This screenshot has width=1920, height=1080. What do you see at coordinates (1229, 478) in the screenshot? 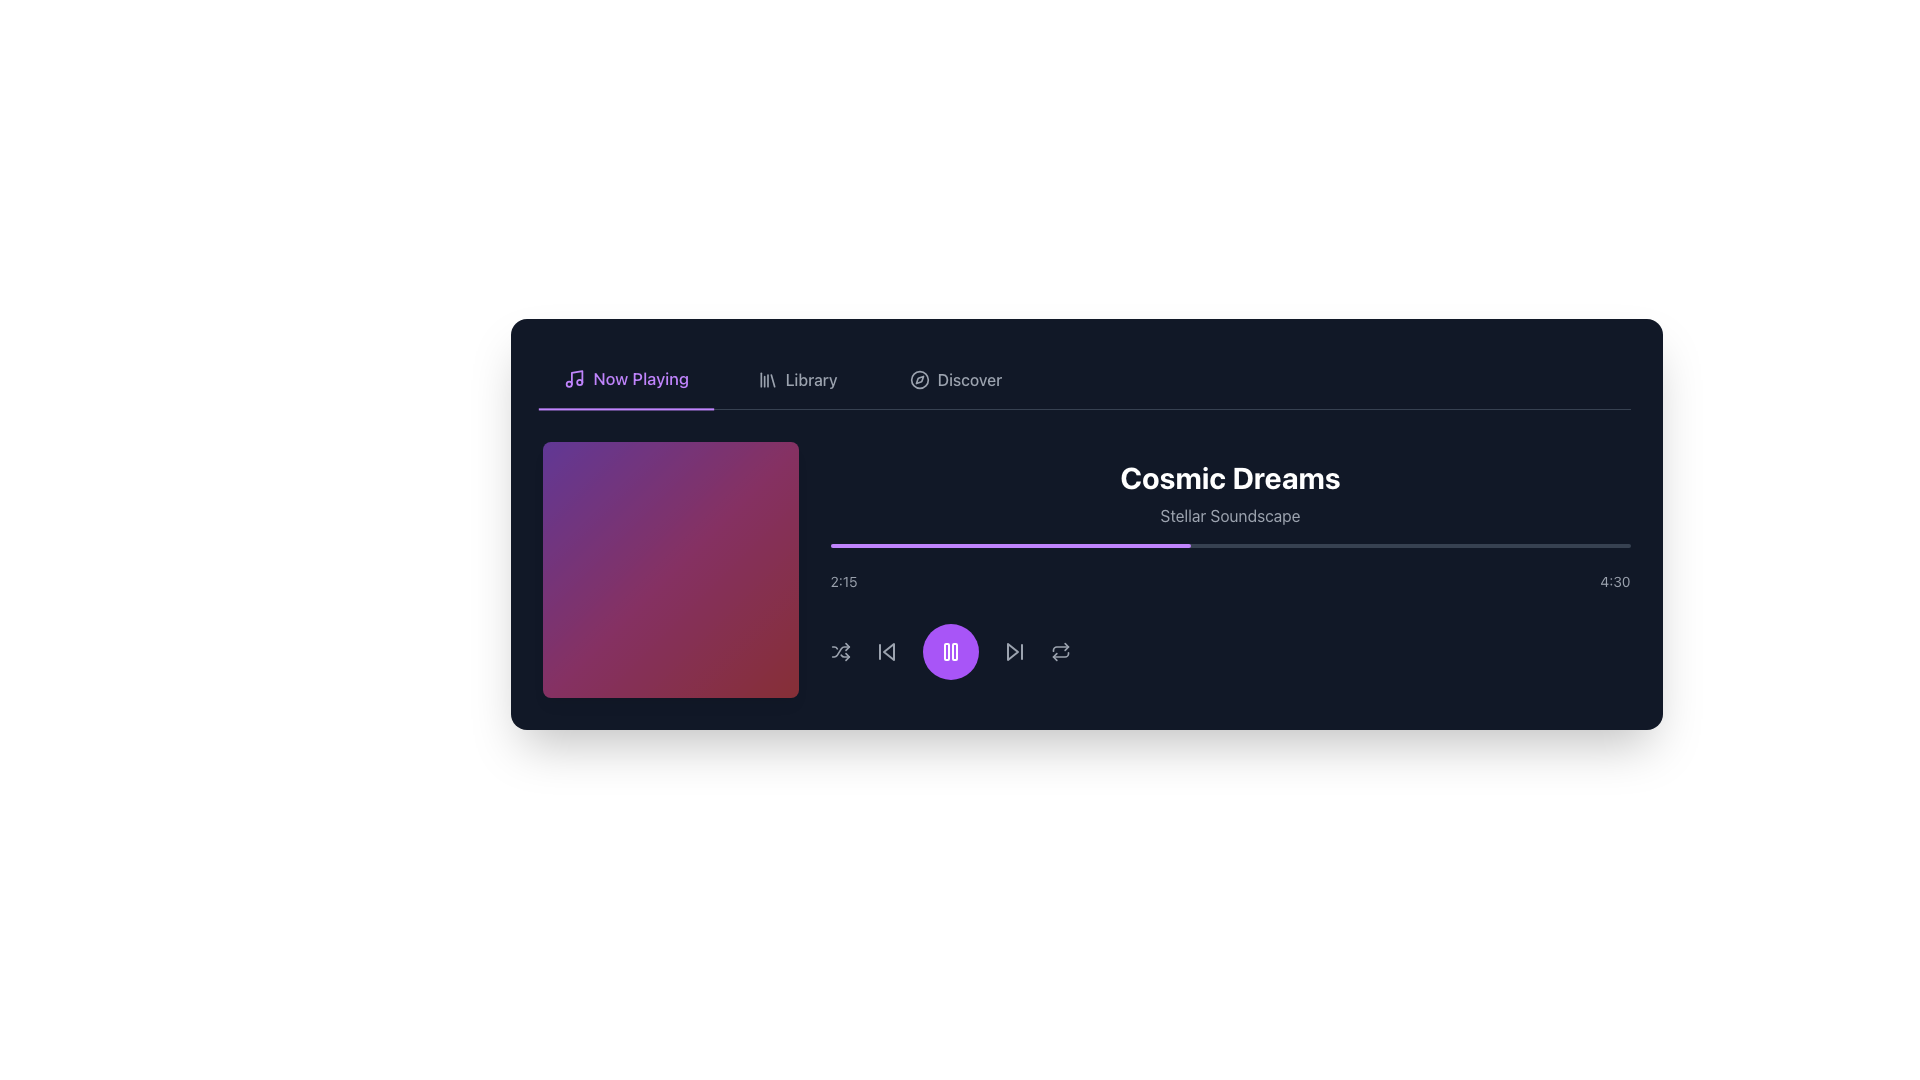
I see `the text label displaying 'Cosmic Dreams', which is styled with a bold and large font in white color on a dark background, located centrally in the interface above 'Stellar Soundscape'` at bounding box center [1229, 478].